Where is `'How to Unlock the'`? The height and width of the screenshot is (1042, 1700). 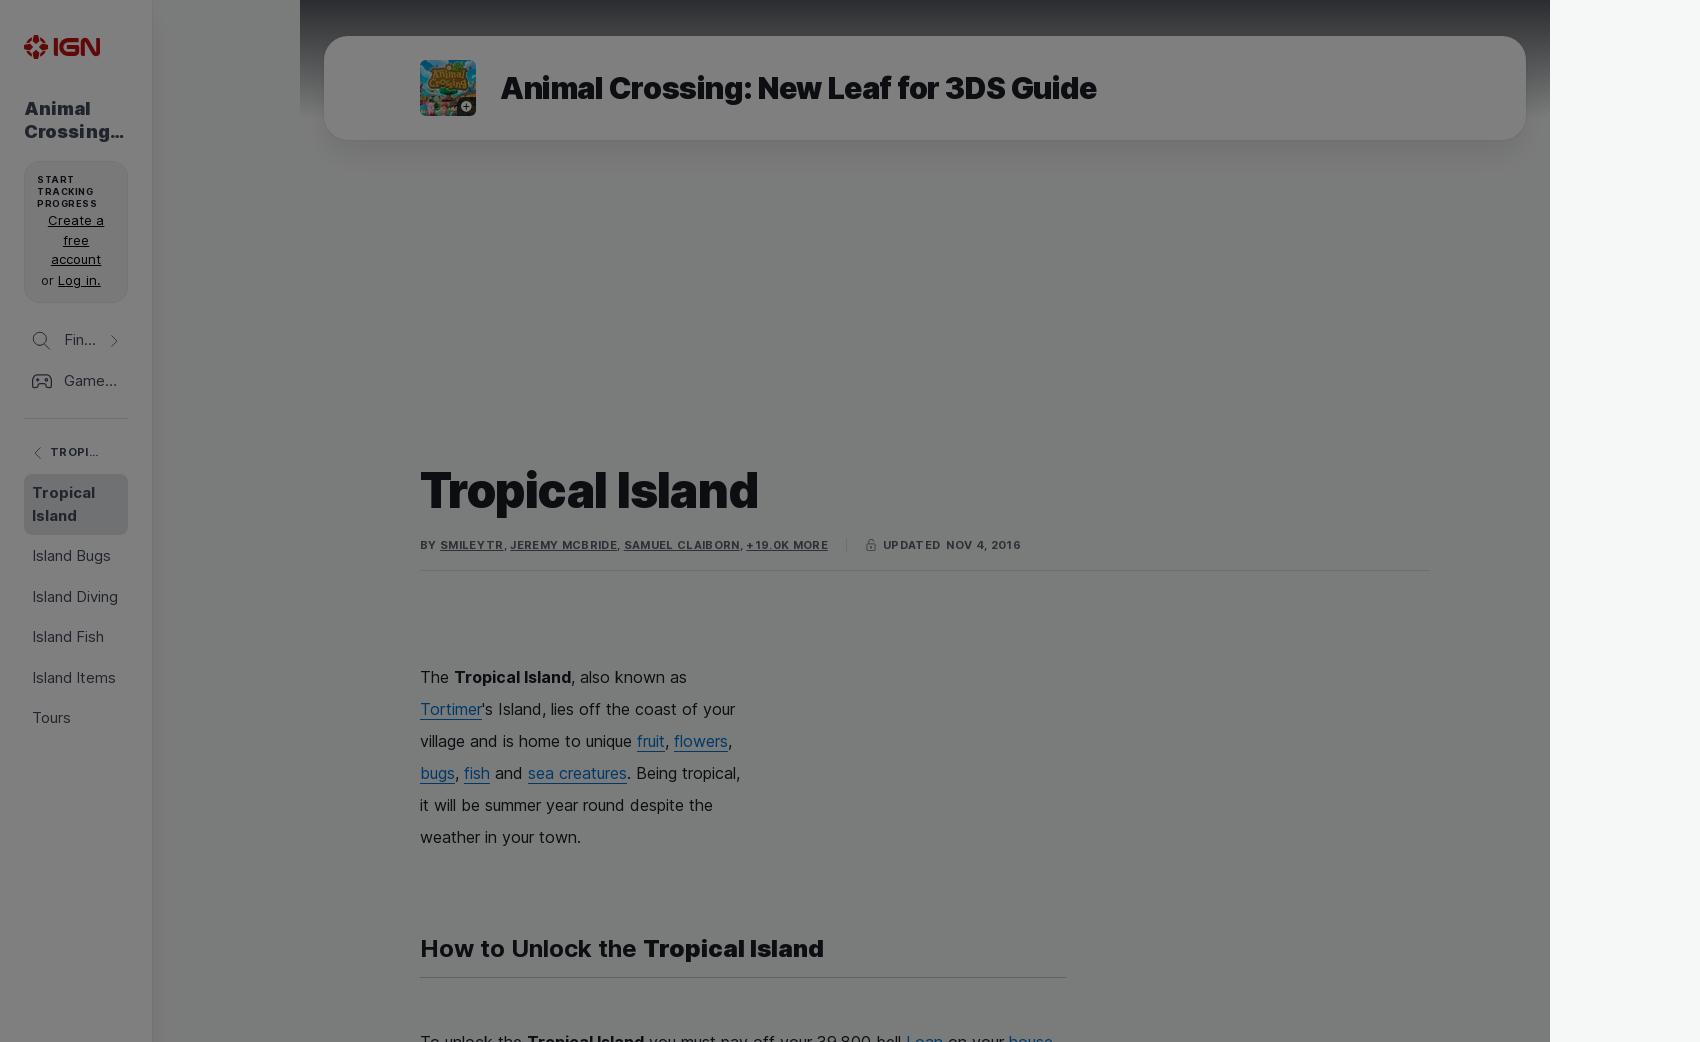 'How to Unlock the' is located at coordinates (531, 947).